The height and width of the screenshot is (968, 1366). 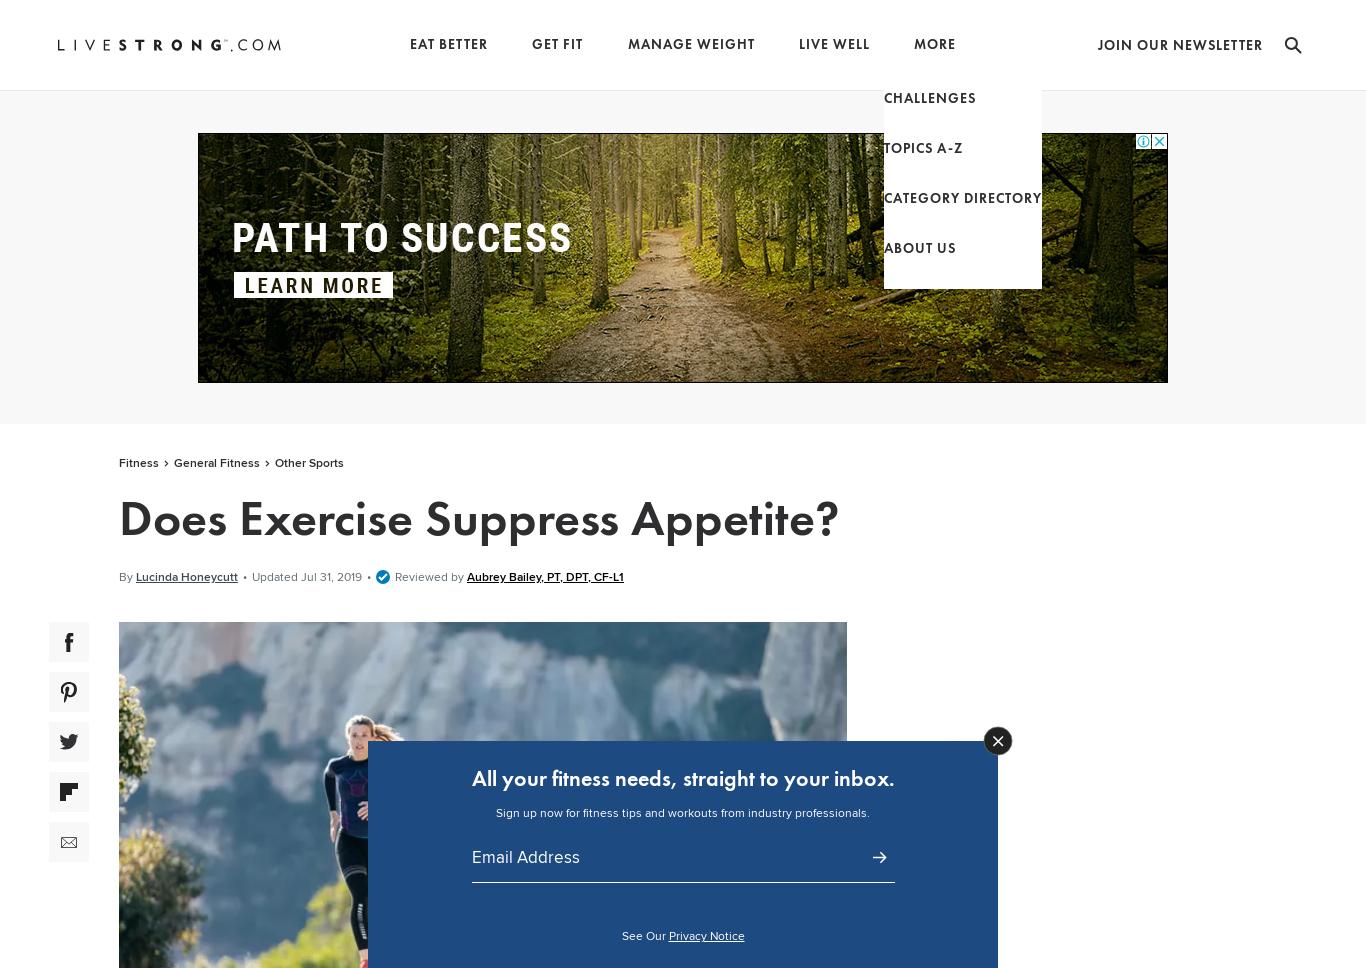 I want to click on 'Live Well', so click(x=832, y=44).